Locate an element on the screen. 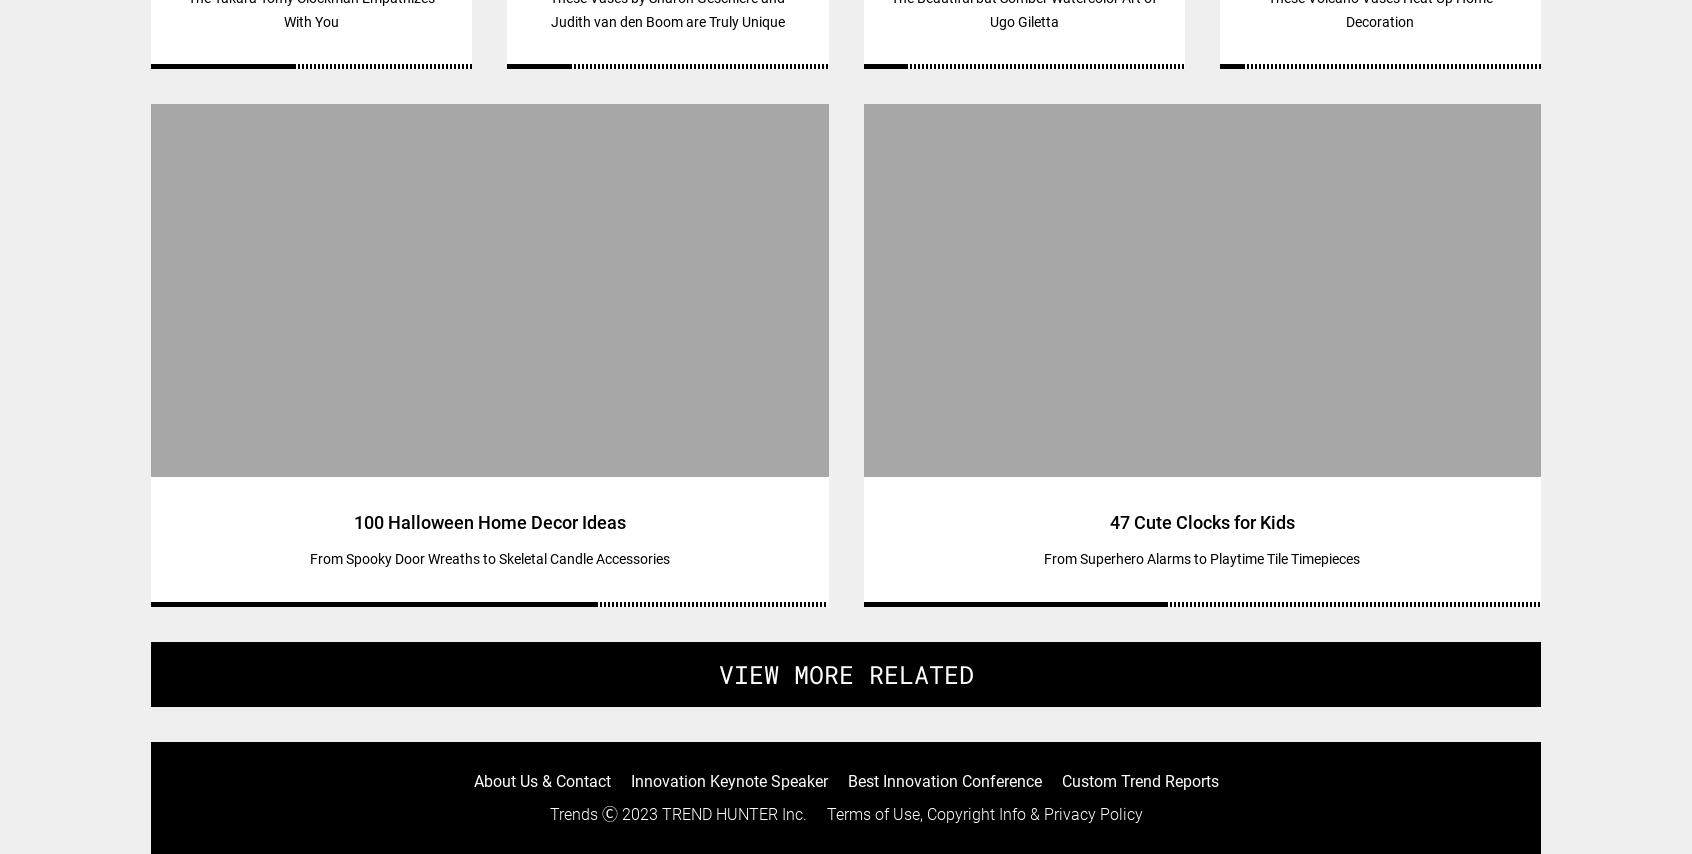 The width and height of the screenshot is (1692, 854). '100 Halloween Home Decor Ideas' is located at coordinates (487, 522).